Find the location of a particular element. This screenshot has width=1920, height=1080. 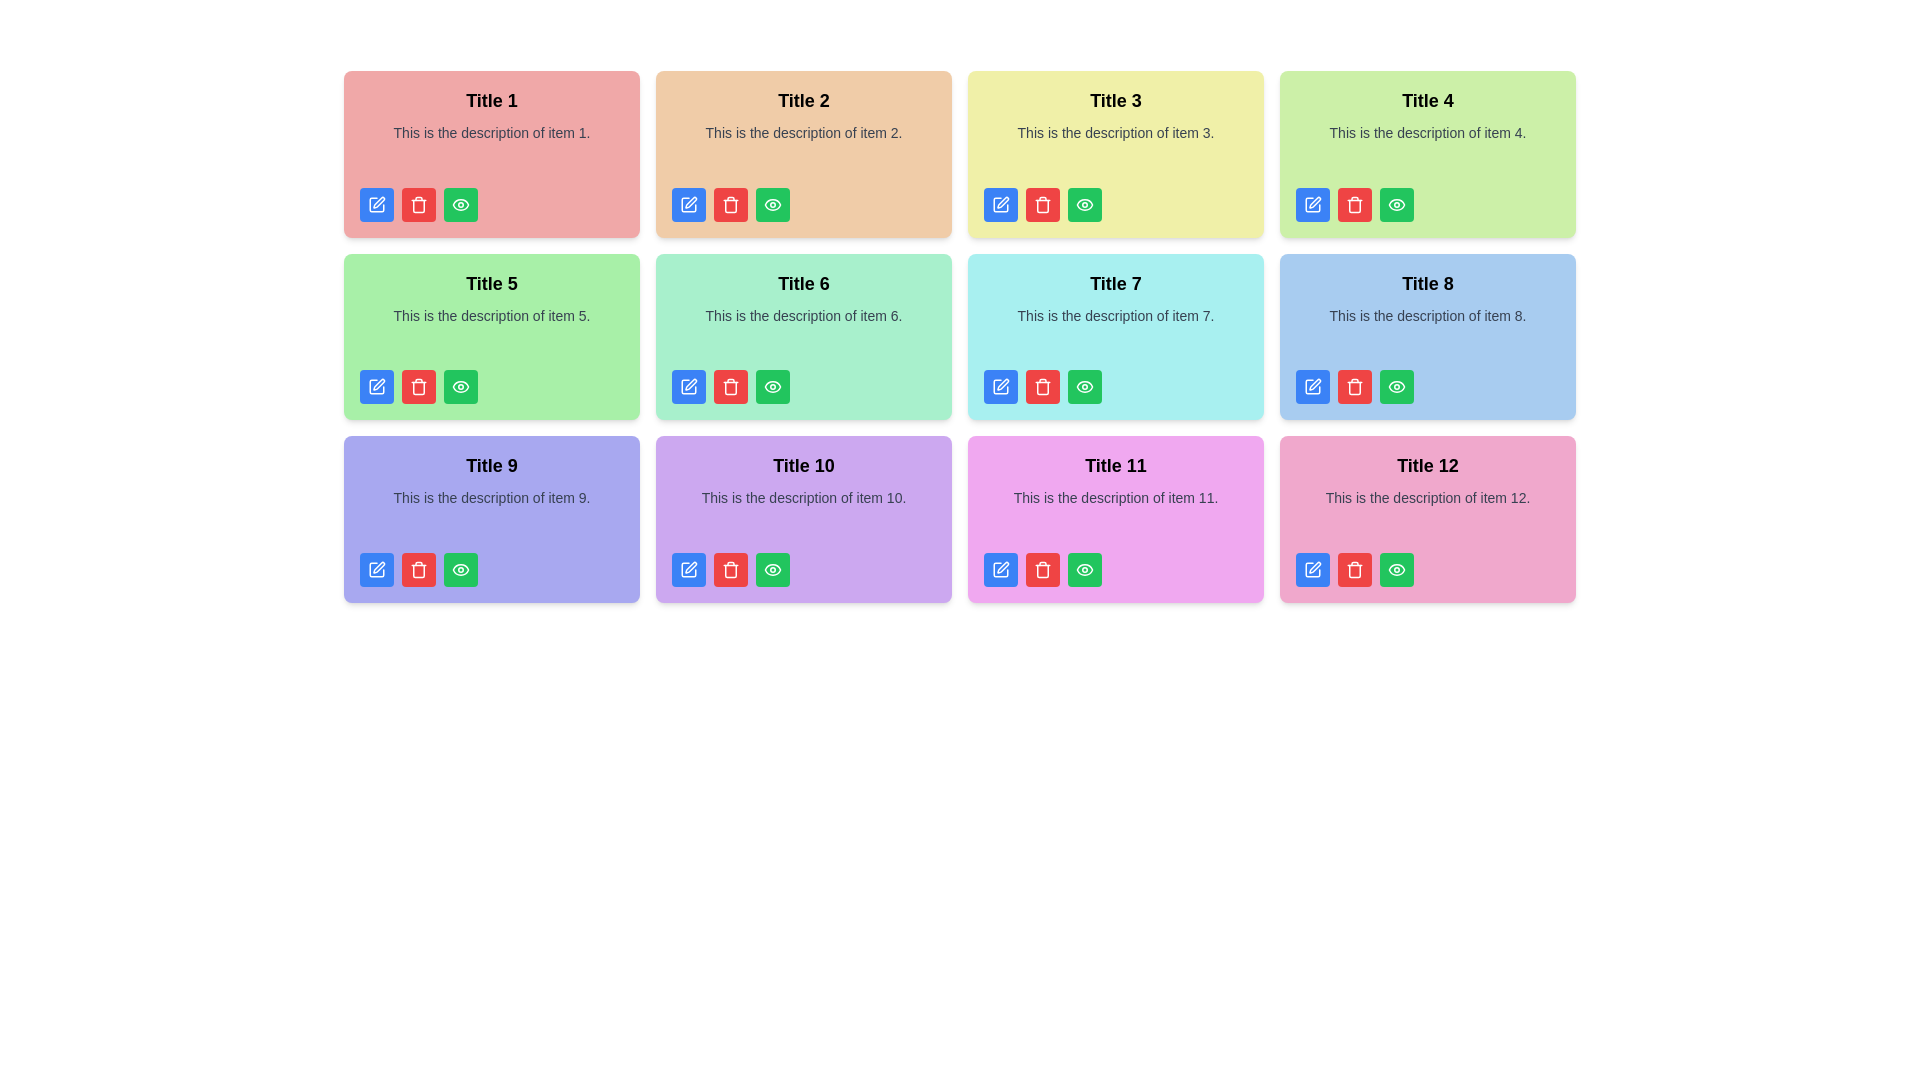

the eye-shaped icon within the green button labeled 'Title 4' is located at coordinates (1395, 204).